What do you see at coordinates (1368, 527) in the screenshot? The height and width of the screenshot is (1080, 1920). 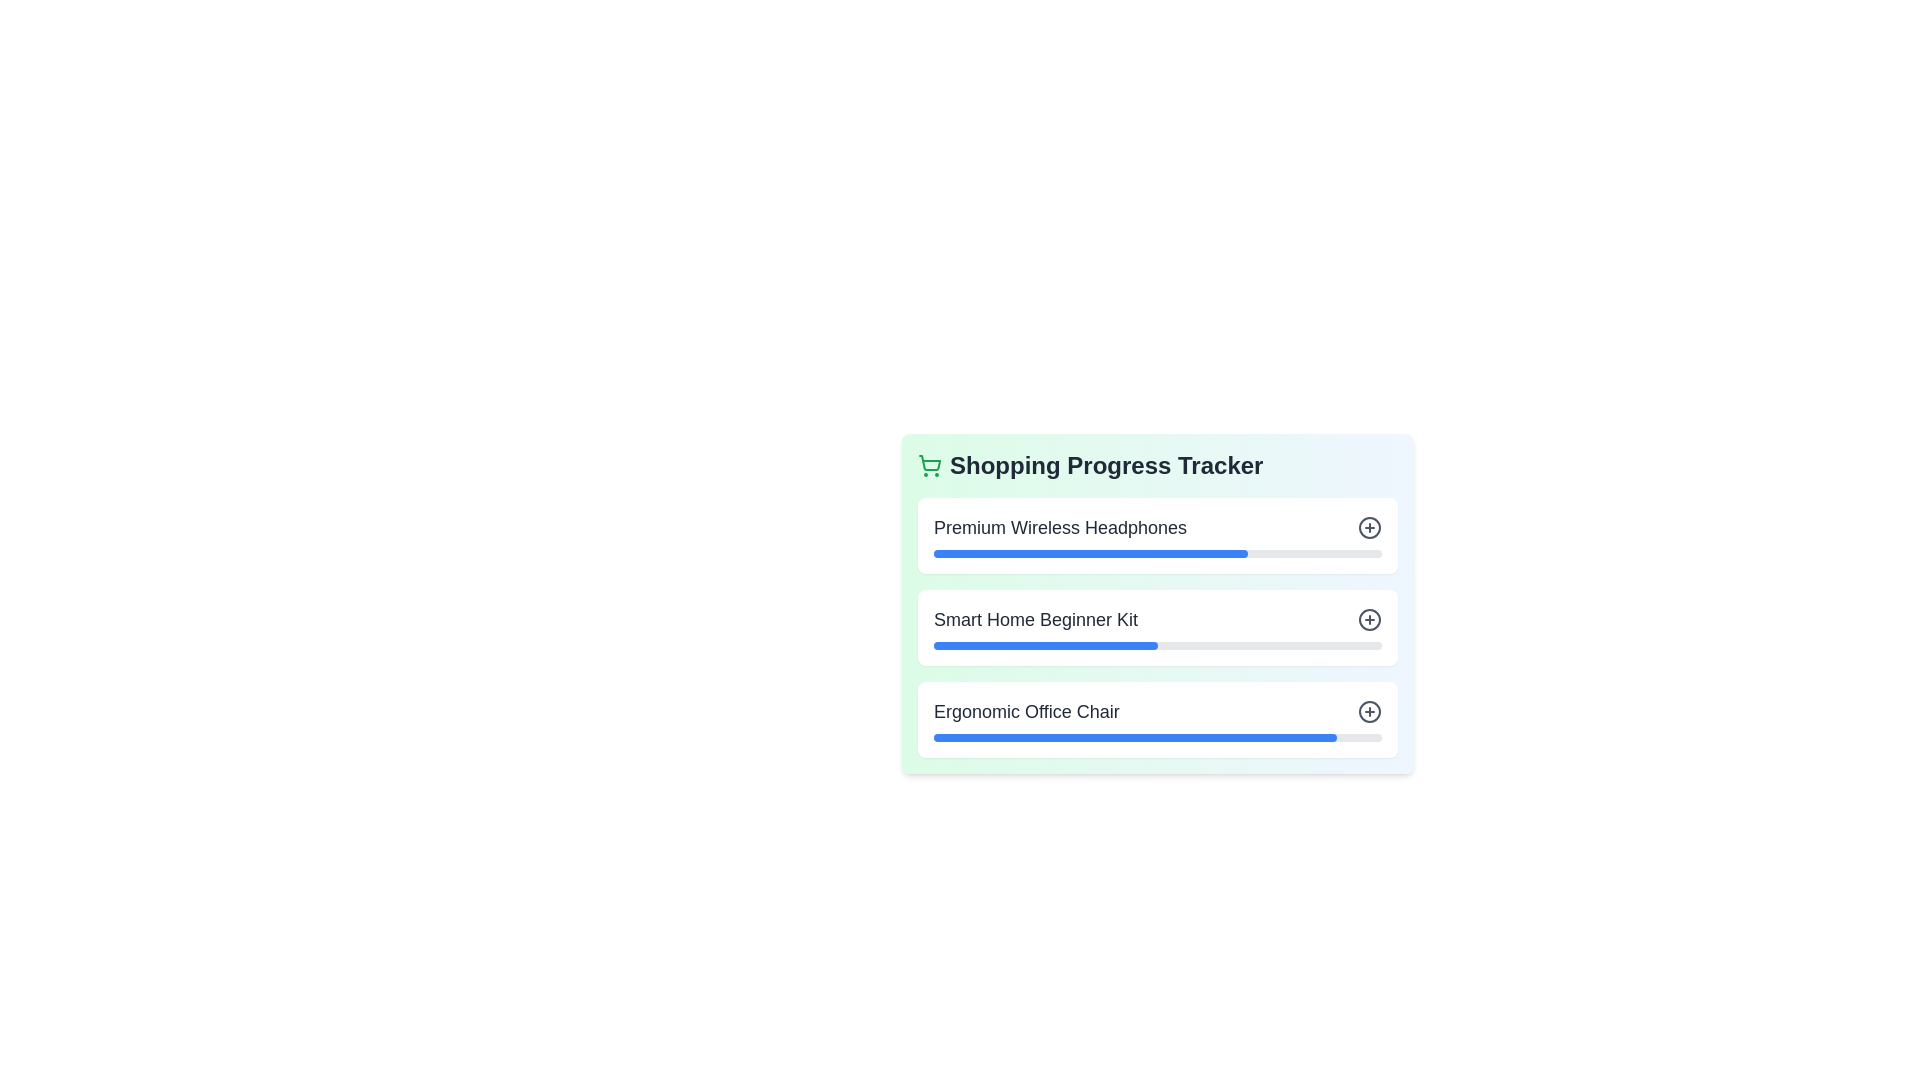 I see `the interactive button located to the right of the text 'Premium Wireless Headphones'` at bounding box center [1368, 527].